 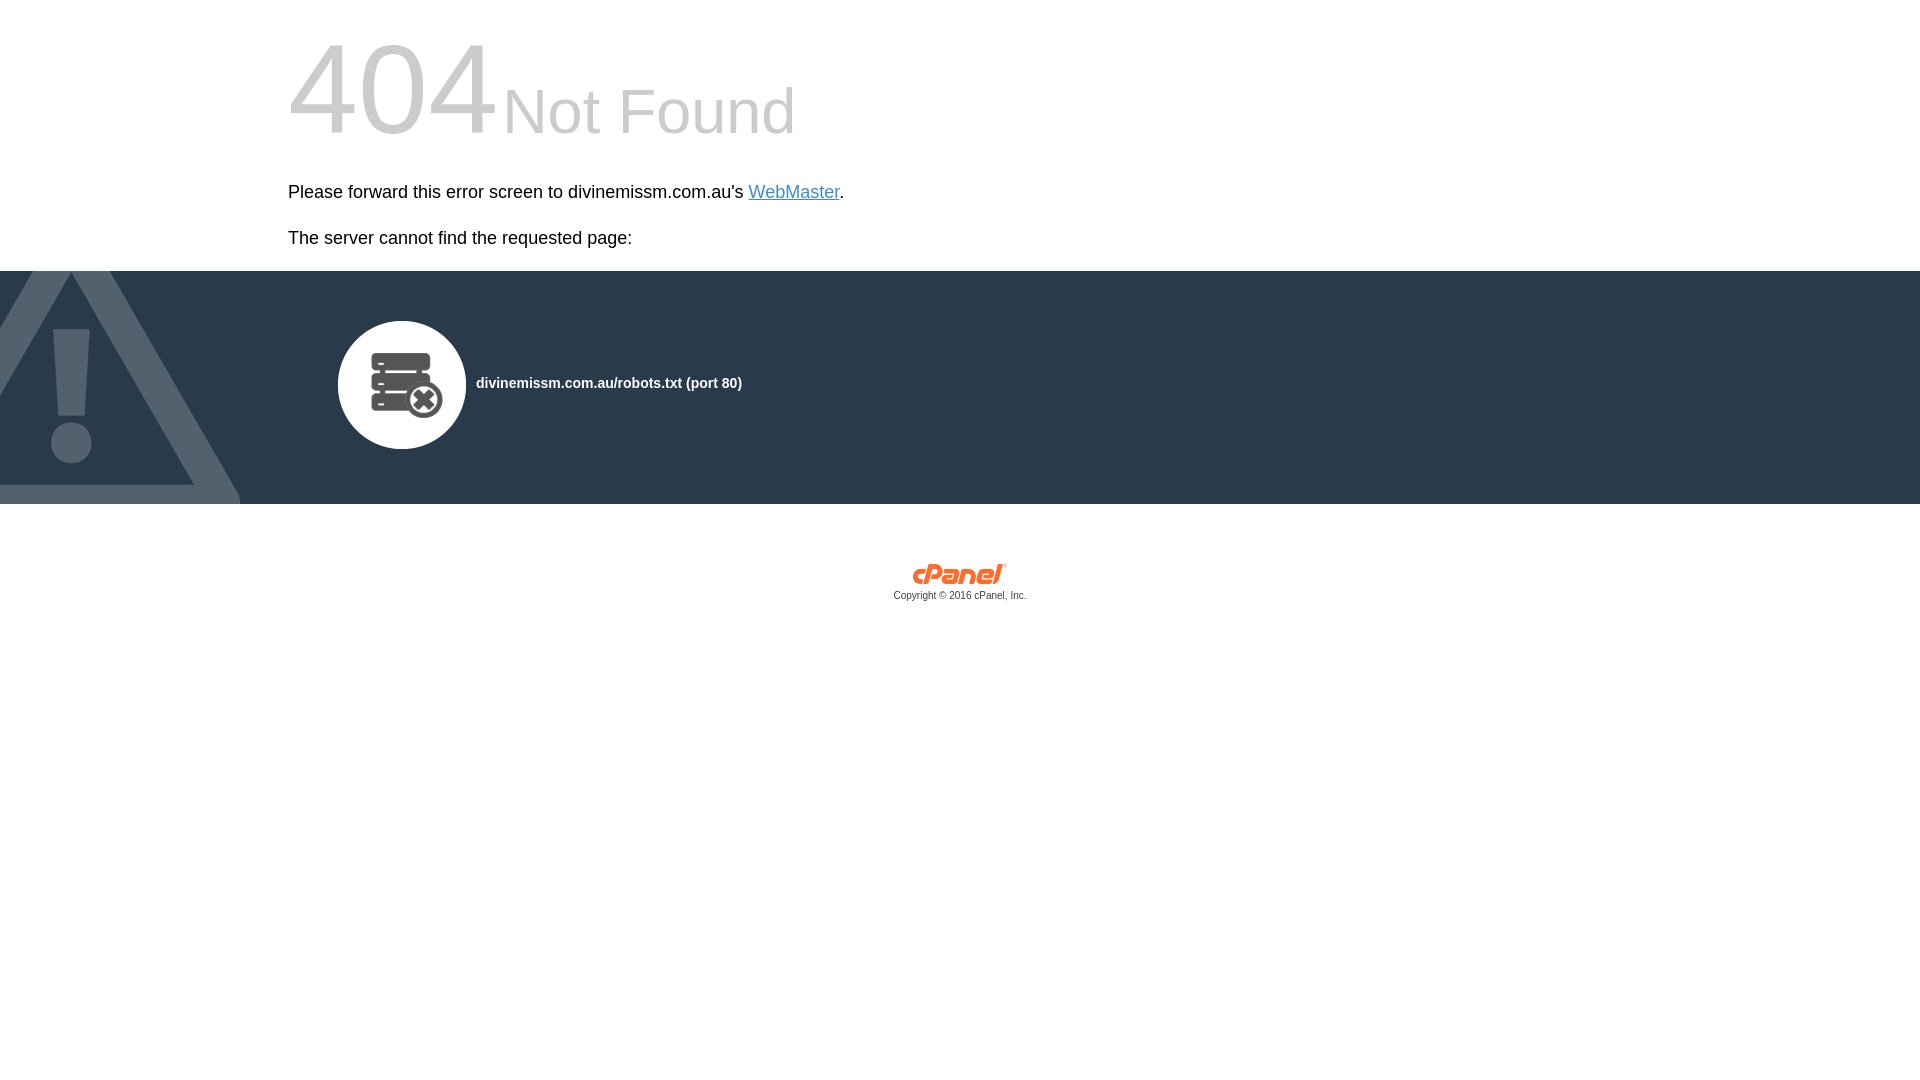 I want to click on 'WebMaster', so click(x=793, y=192).